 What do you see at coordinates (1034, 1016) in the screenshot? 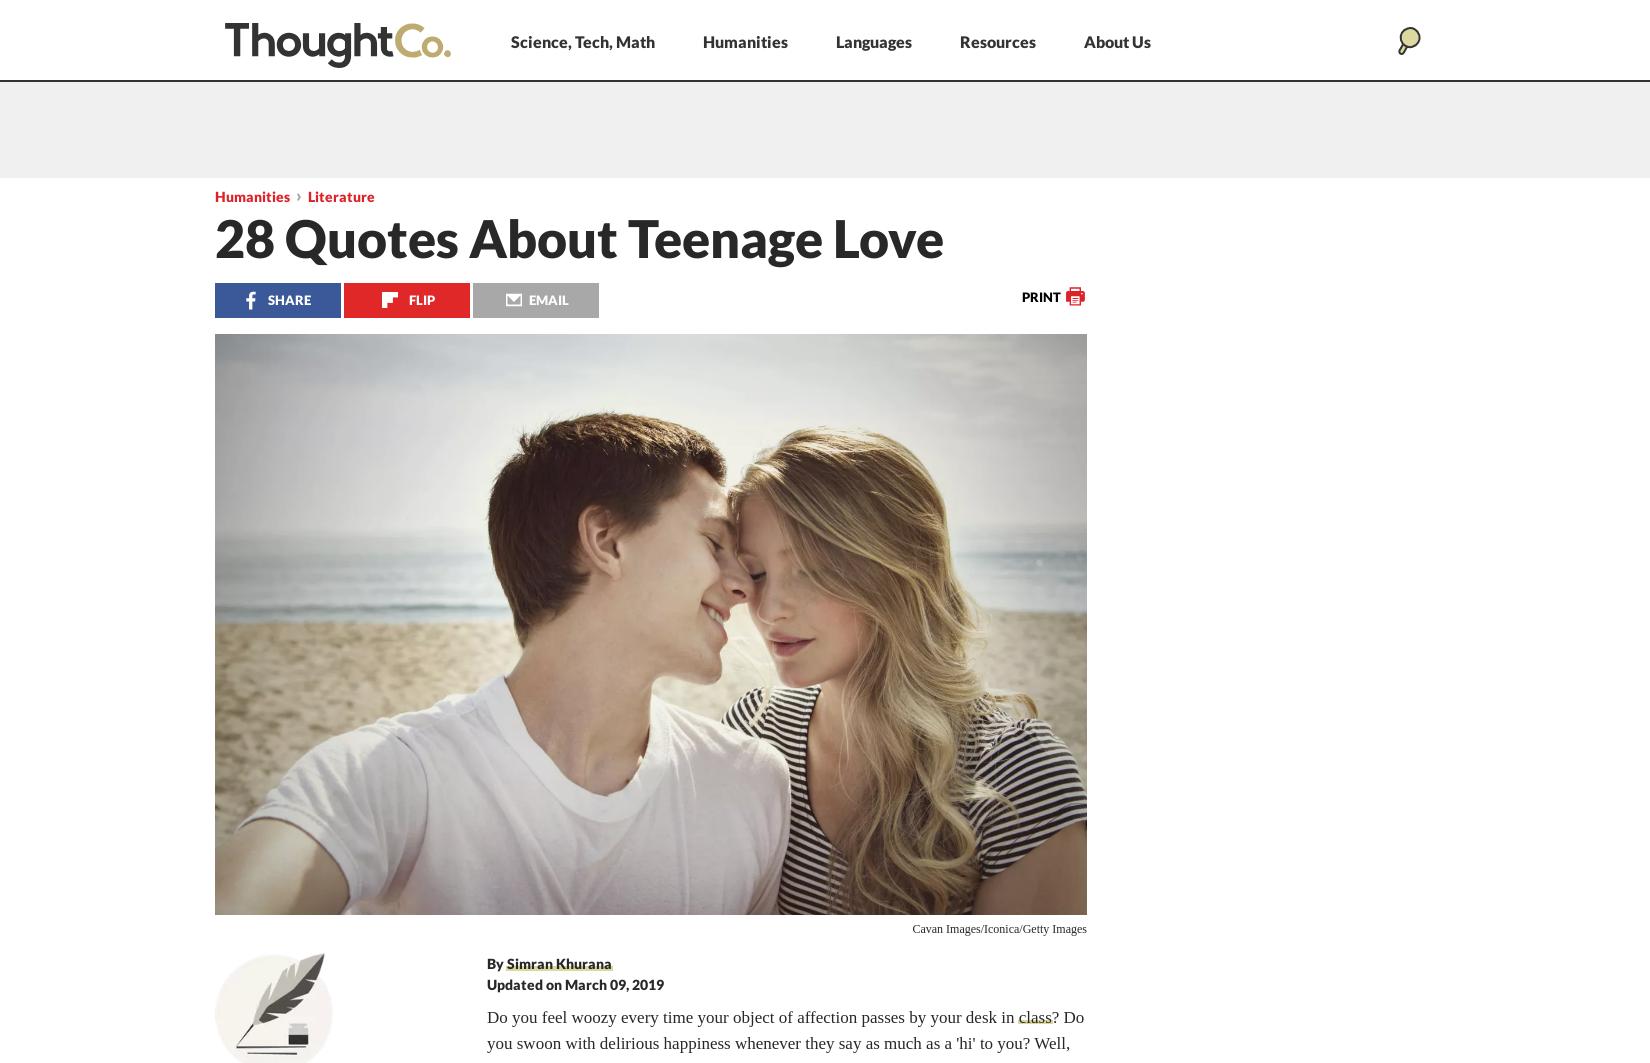
I see `'class'` at bounding box center [1034, 1016].